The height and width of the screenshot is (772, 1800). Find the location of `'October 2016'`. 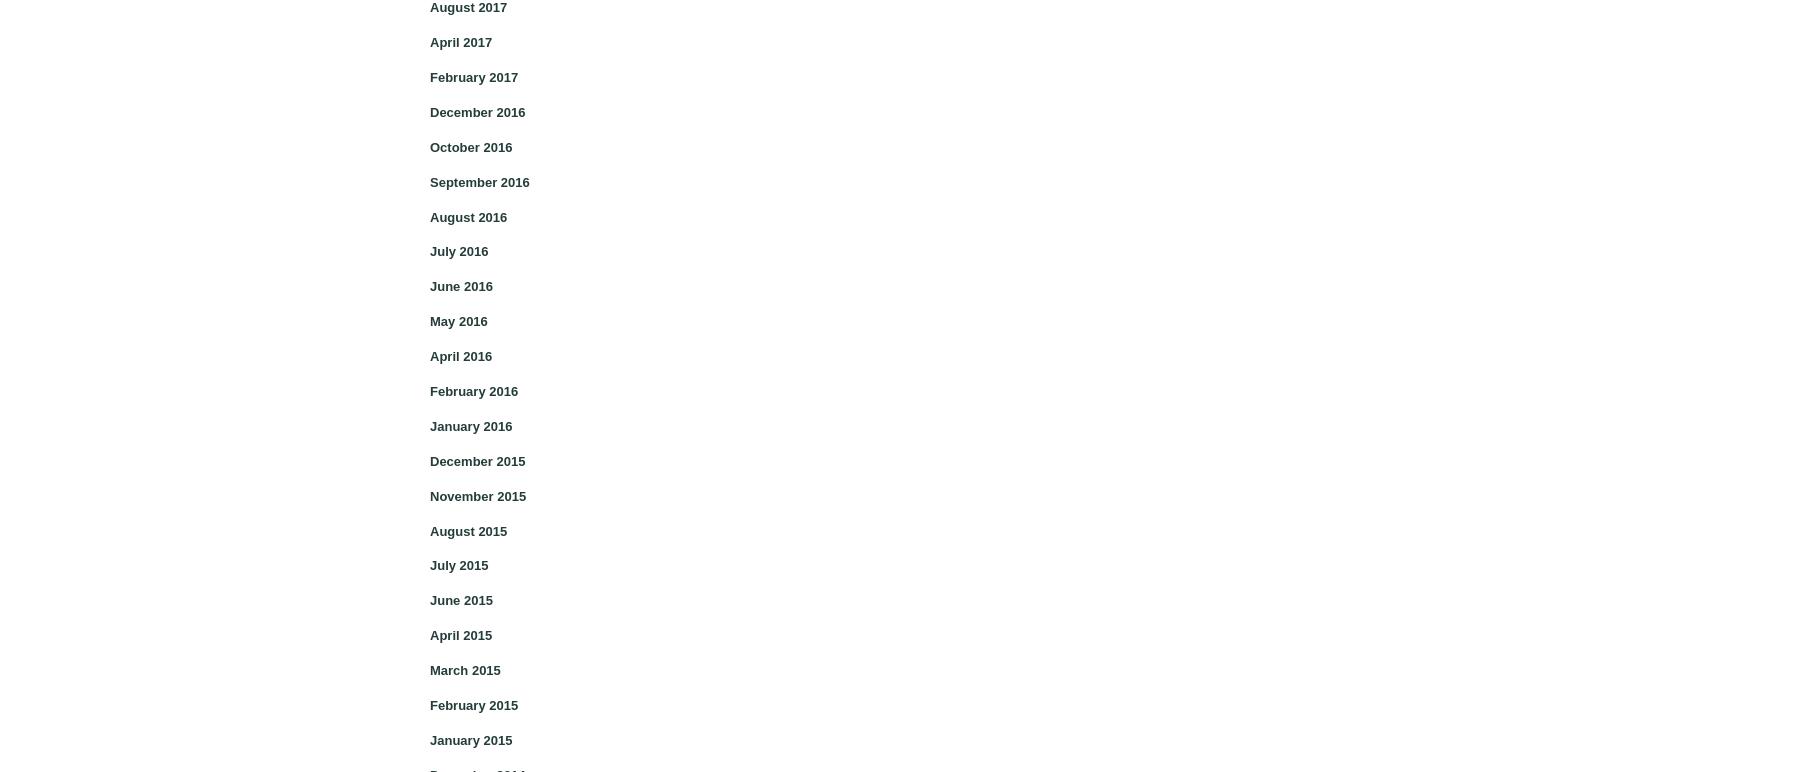

'October 2016' is located at coordinates (470, 146).